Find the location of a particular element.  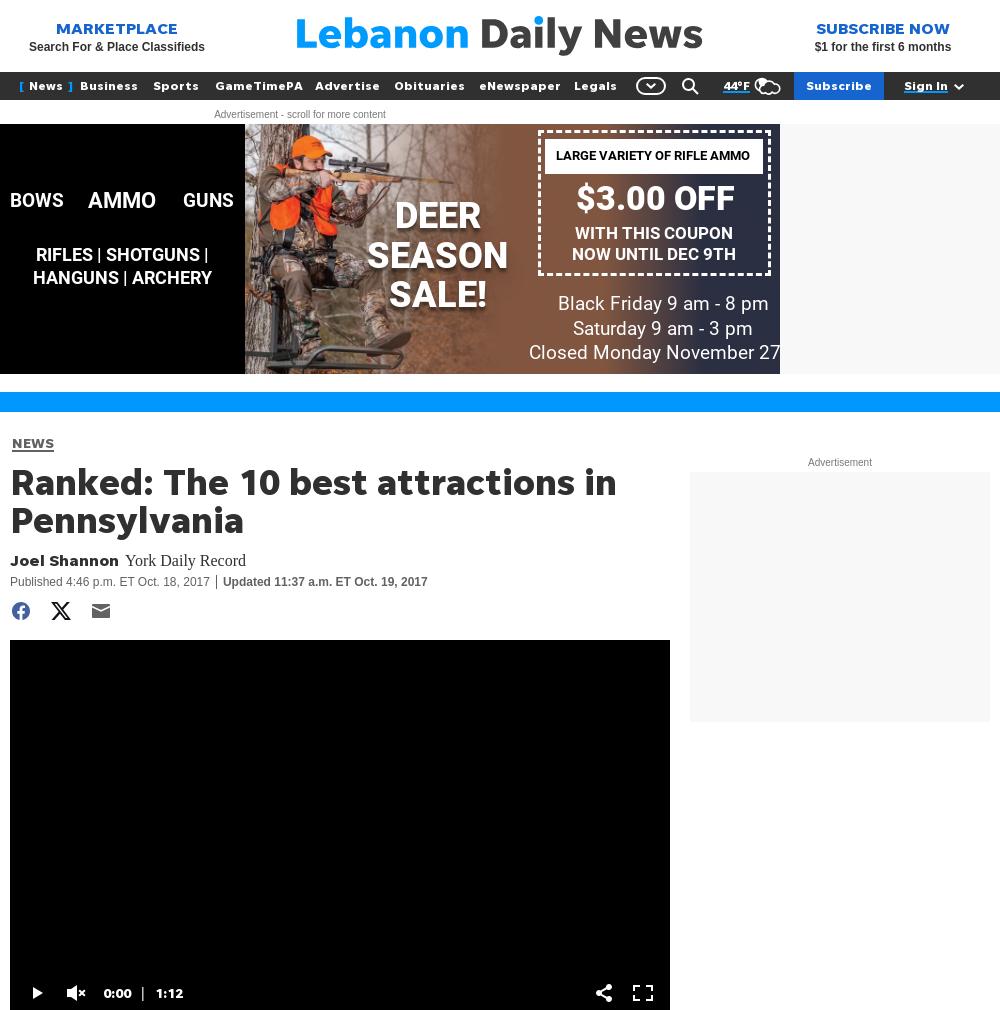

'Legals' is located at coordinates (593, 84).